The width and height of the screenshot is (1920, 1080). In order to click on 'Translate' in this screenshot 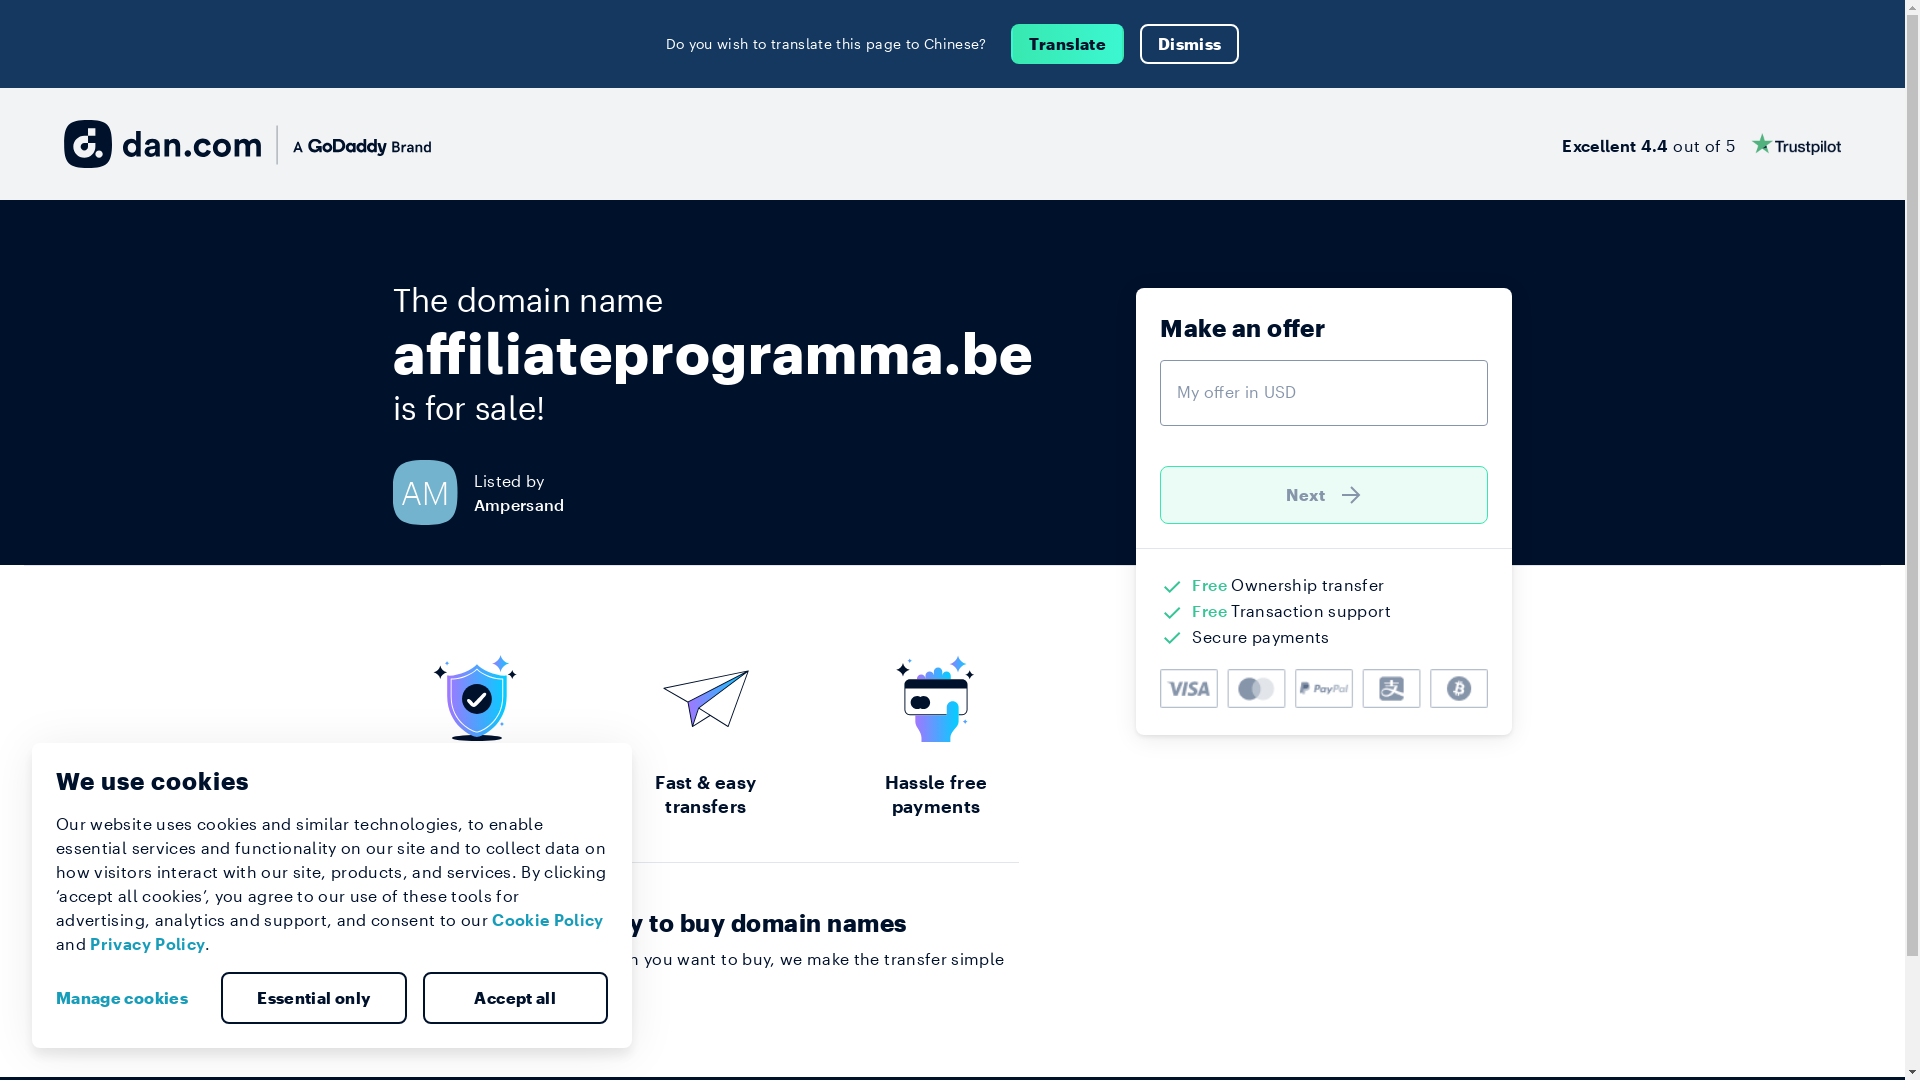, I will do `click(1066, 43)`.